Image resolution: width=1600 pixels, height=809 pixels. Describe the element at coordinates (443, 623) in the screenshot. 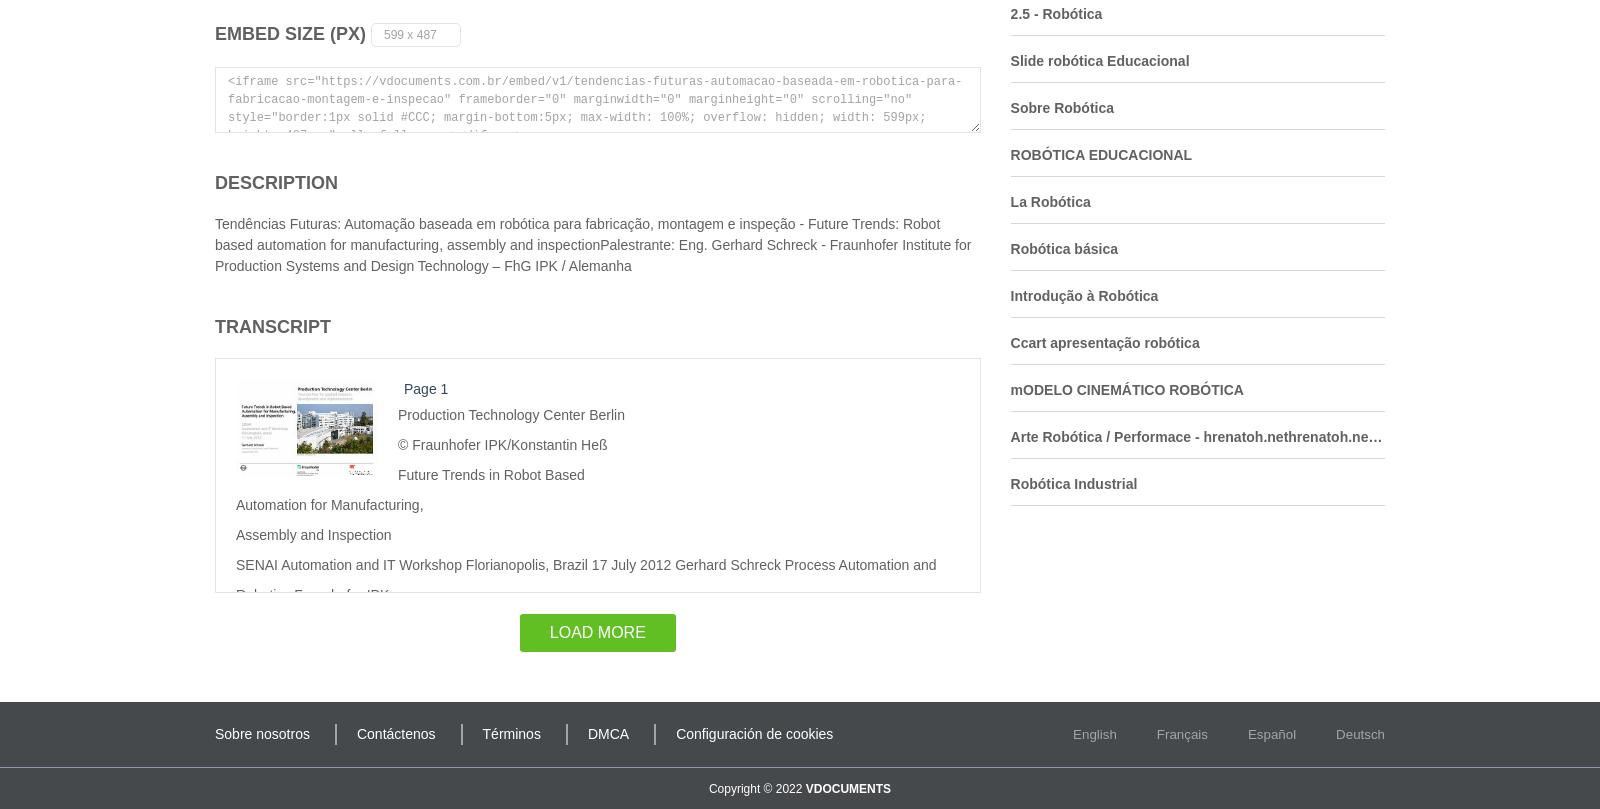

I see `'Your partner for applied research, development and implementation'` at that location.